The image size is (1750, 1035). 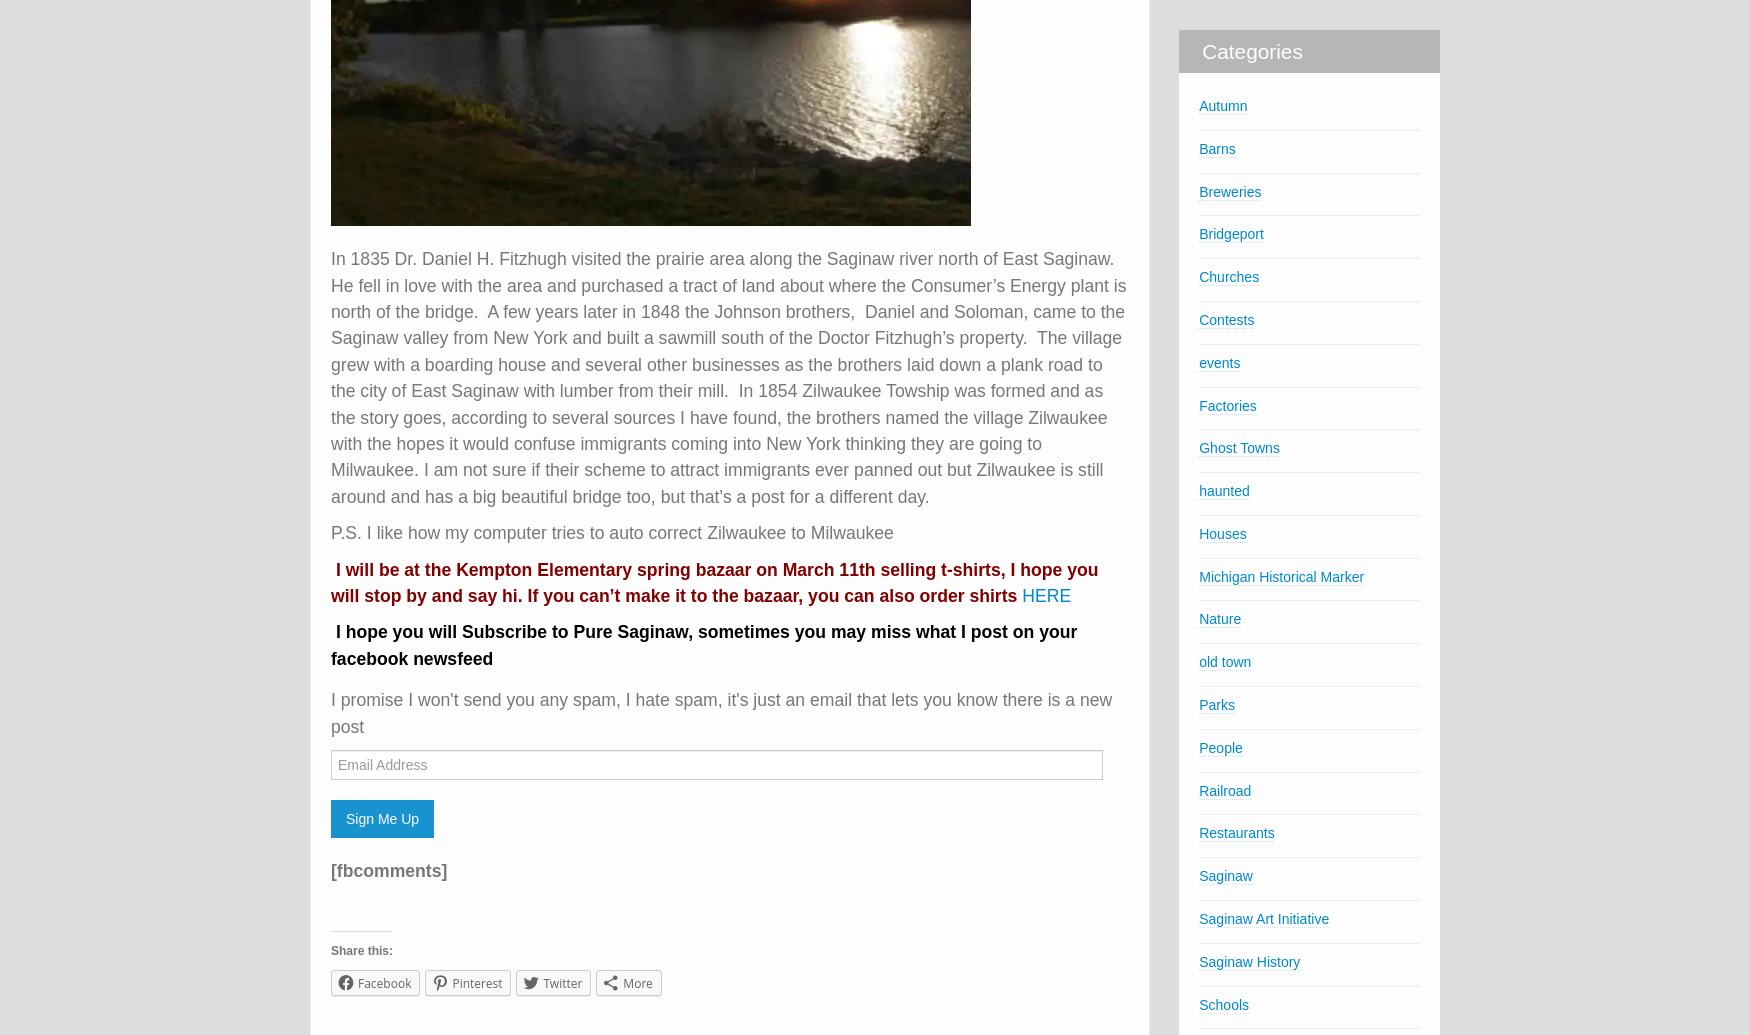 I want to click on 'Schools', so click(x=1223, y=1002).